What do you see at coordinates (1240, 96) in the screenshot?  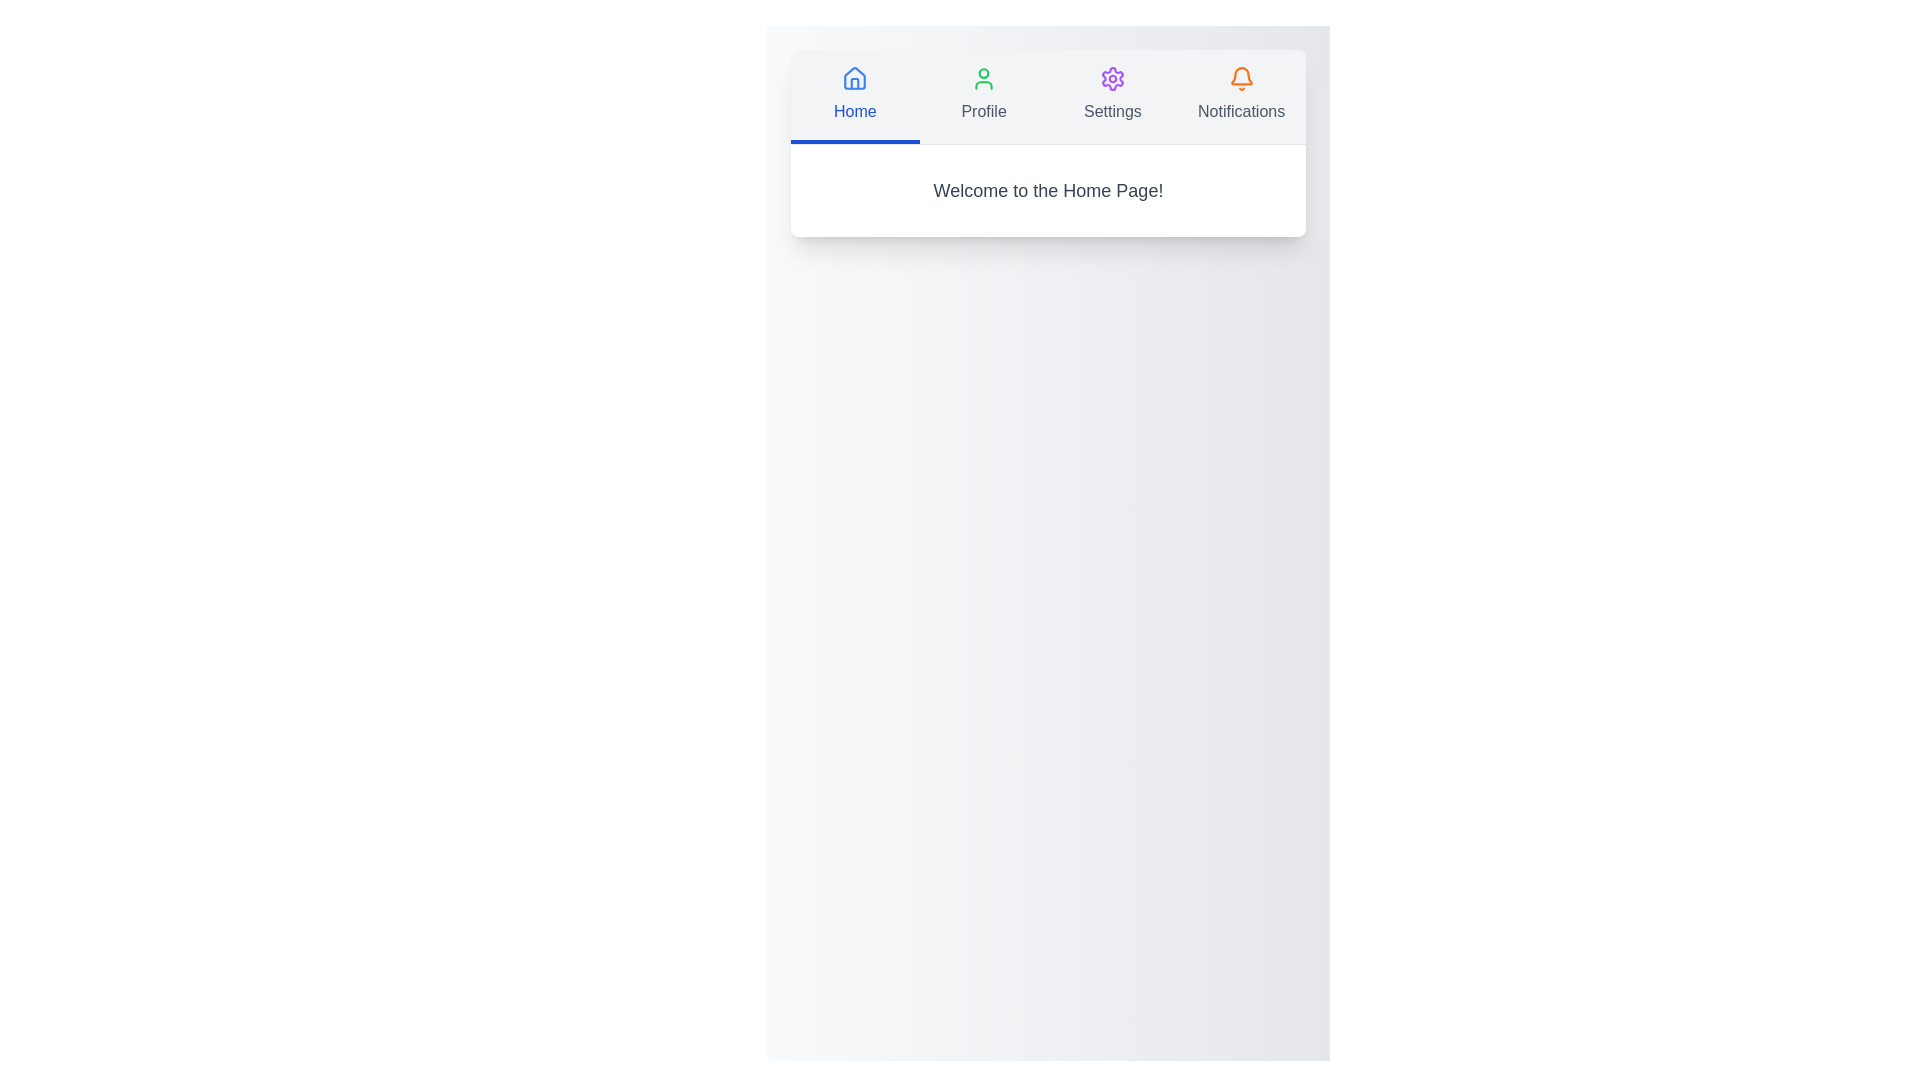 I see `the Notifications tab` at bounding box center [1240, 96].